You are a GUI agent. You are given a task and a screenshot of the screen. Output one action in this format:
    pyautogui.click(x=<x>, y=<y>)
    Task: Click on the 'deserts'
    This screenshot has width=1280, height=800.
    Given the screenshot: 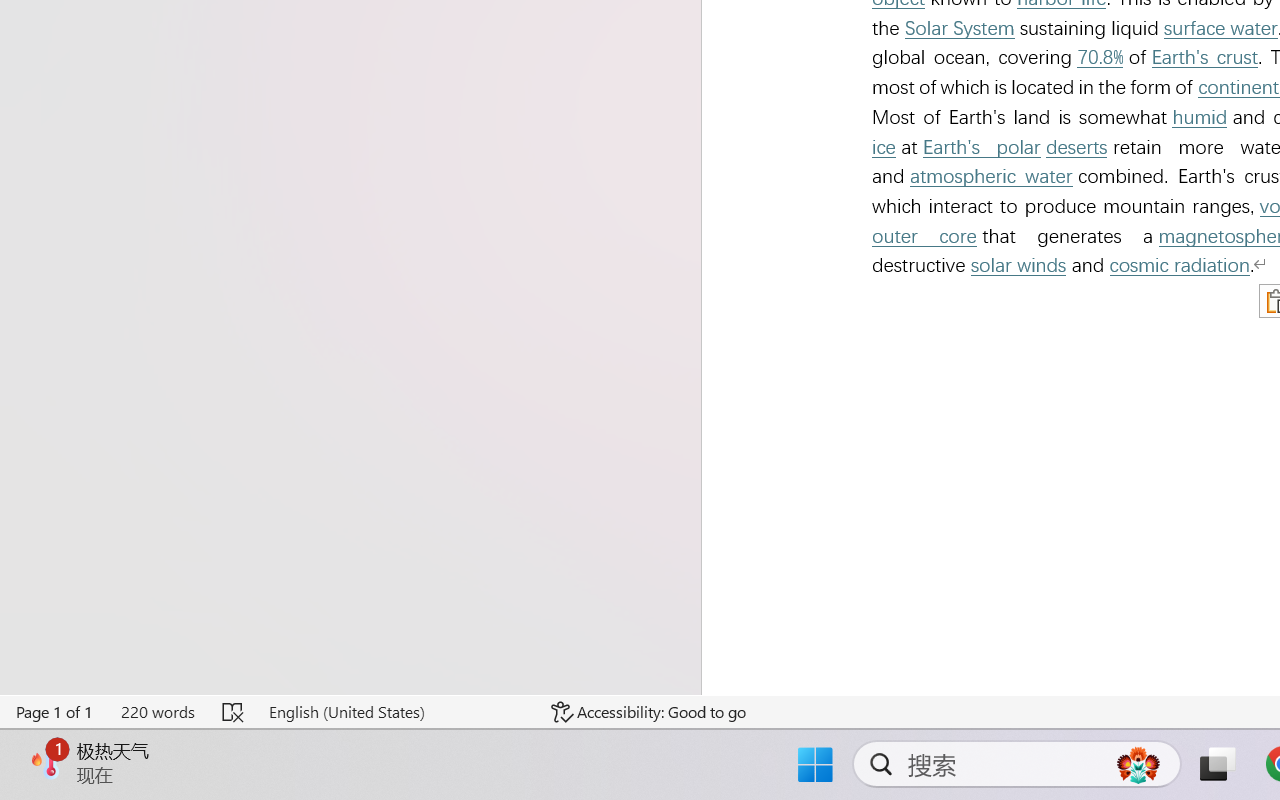 What is the action you would take?
    pyautogui.click(x=1075, y=147)
    